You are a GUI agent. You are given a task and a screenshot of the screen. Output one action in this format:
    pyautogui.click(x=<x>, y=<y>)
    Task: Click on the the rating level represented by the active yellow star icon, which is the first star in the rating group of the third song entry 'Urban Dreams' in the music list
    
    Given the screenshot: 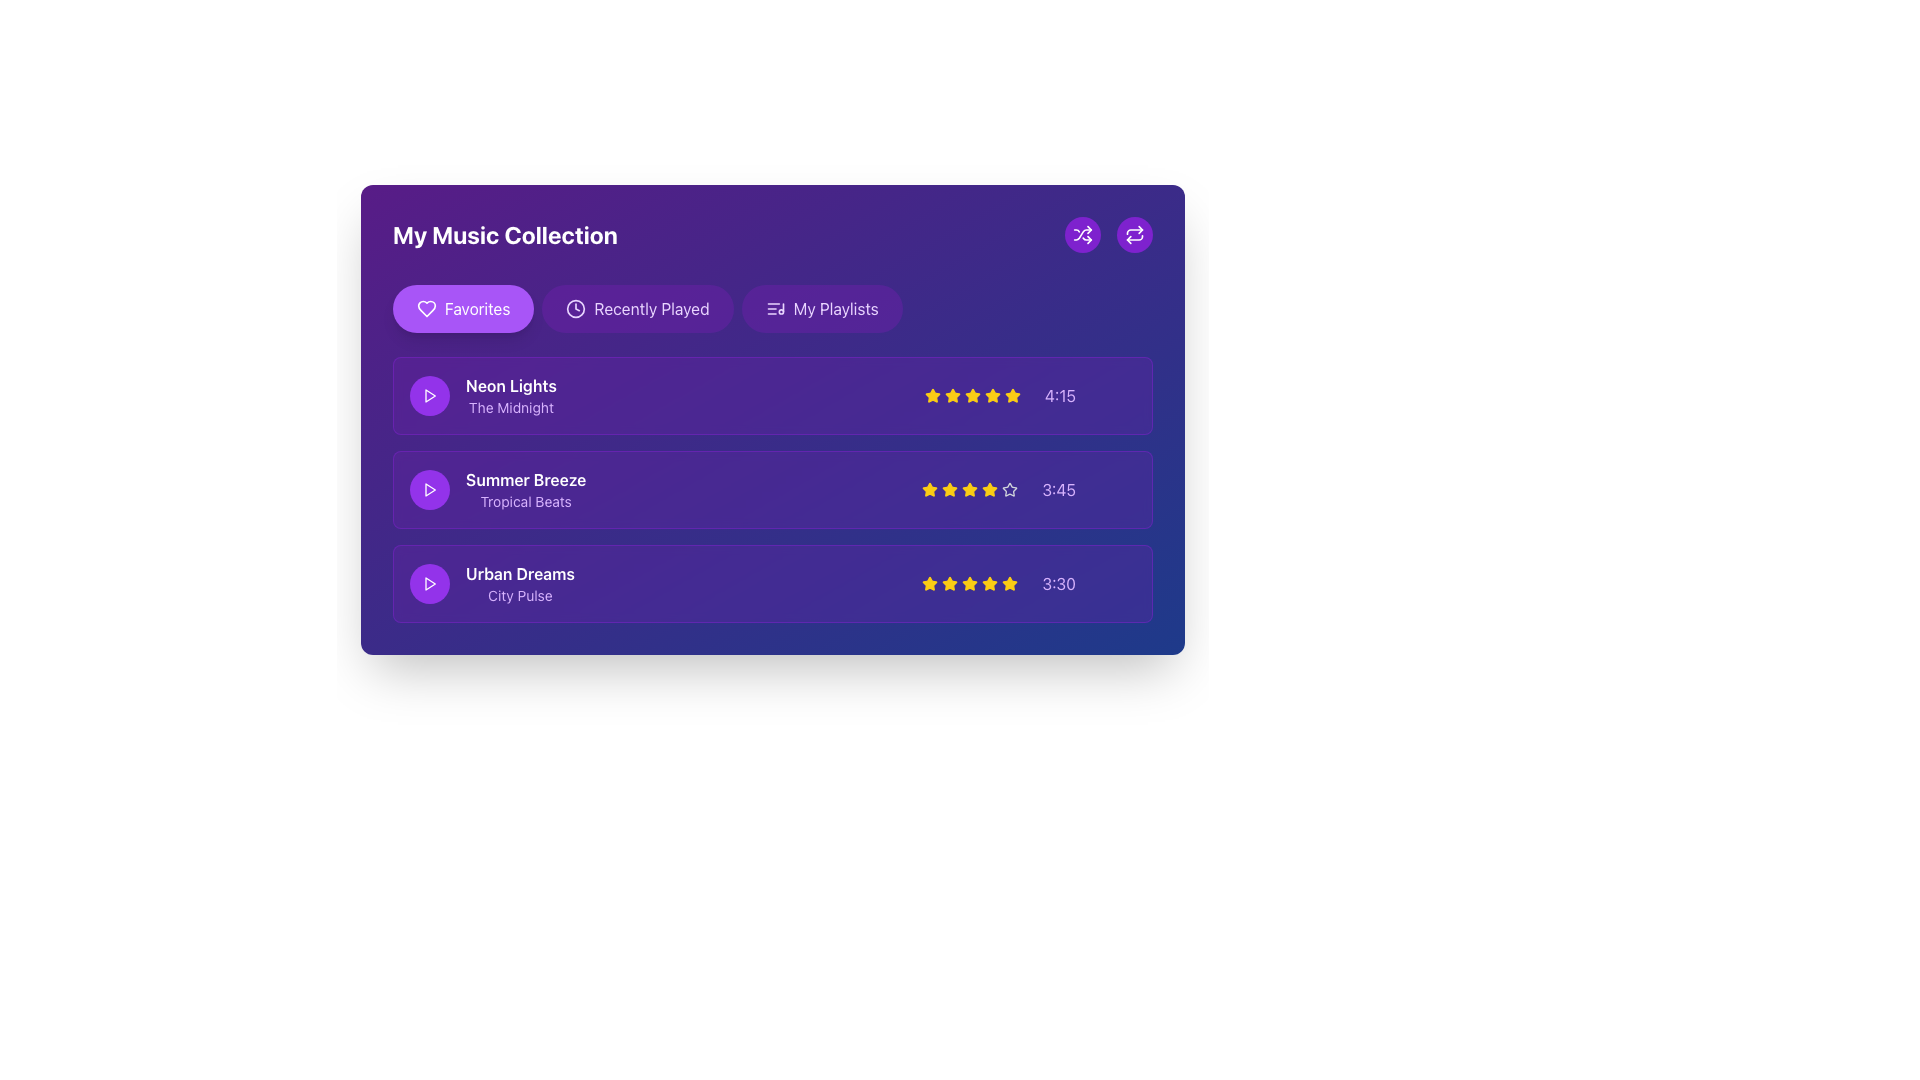 What is the action you would take?
    pyautogui.click(x=929, y=583)
    